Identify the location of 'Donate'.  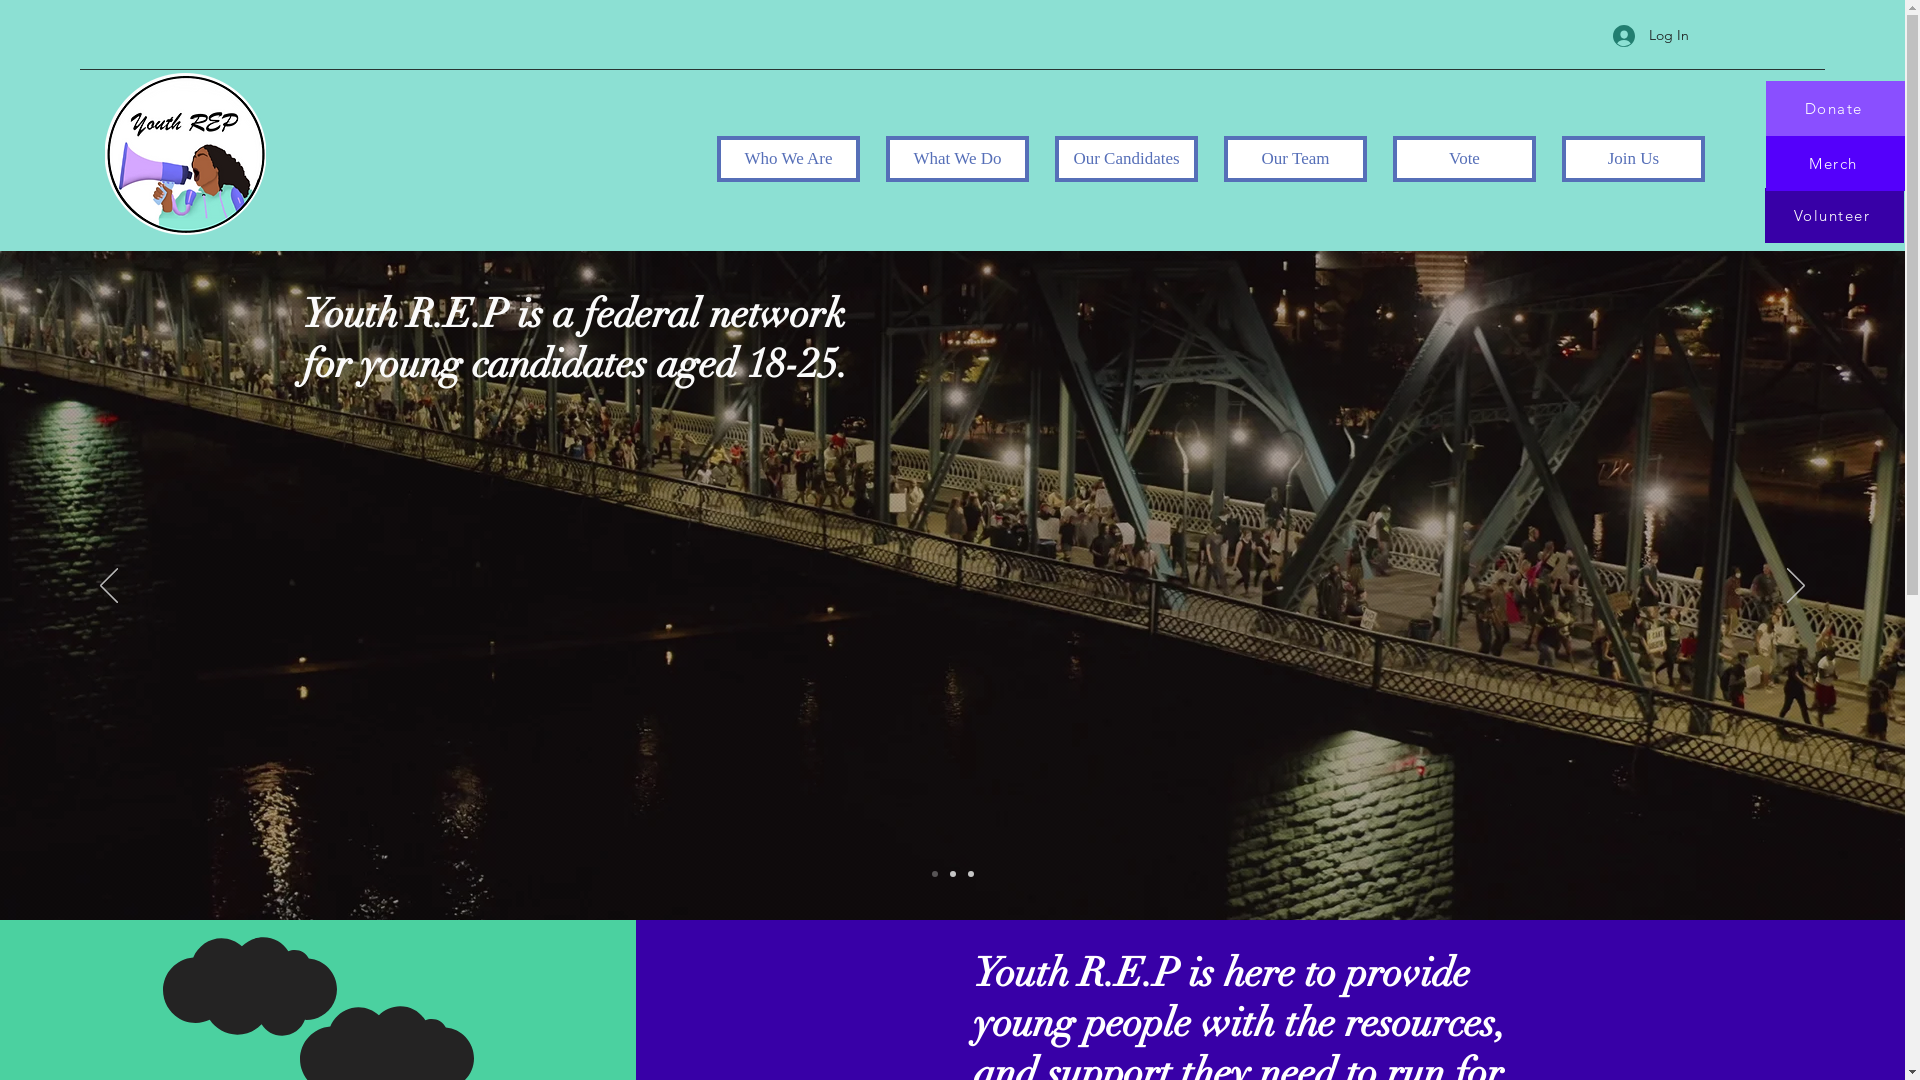
(1835, 108).